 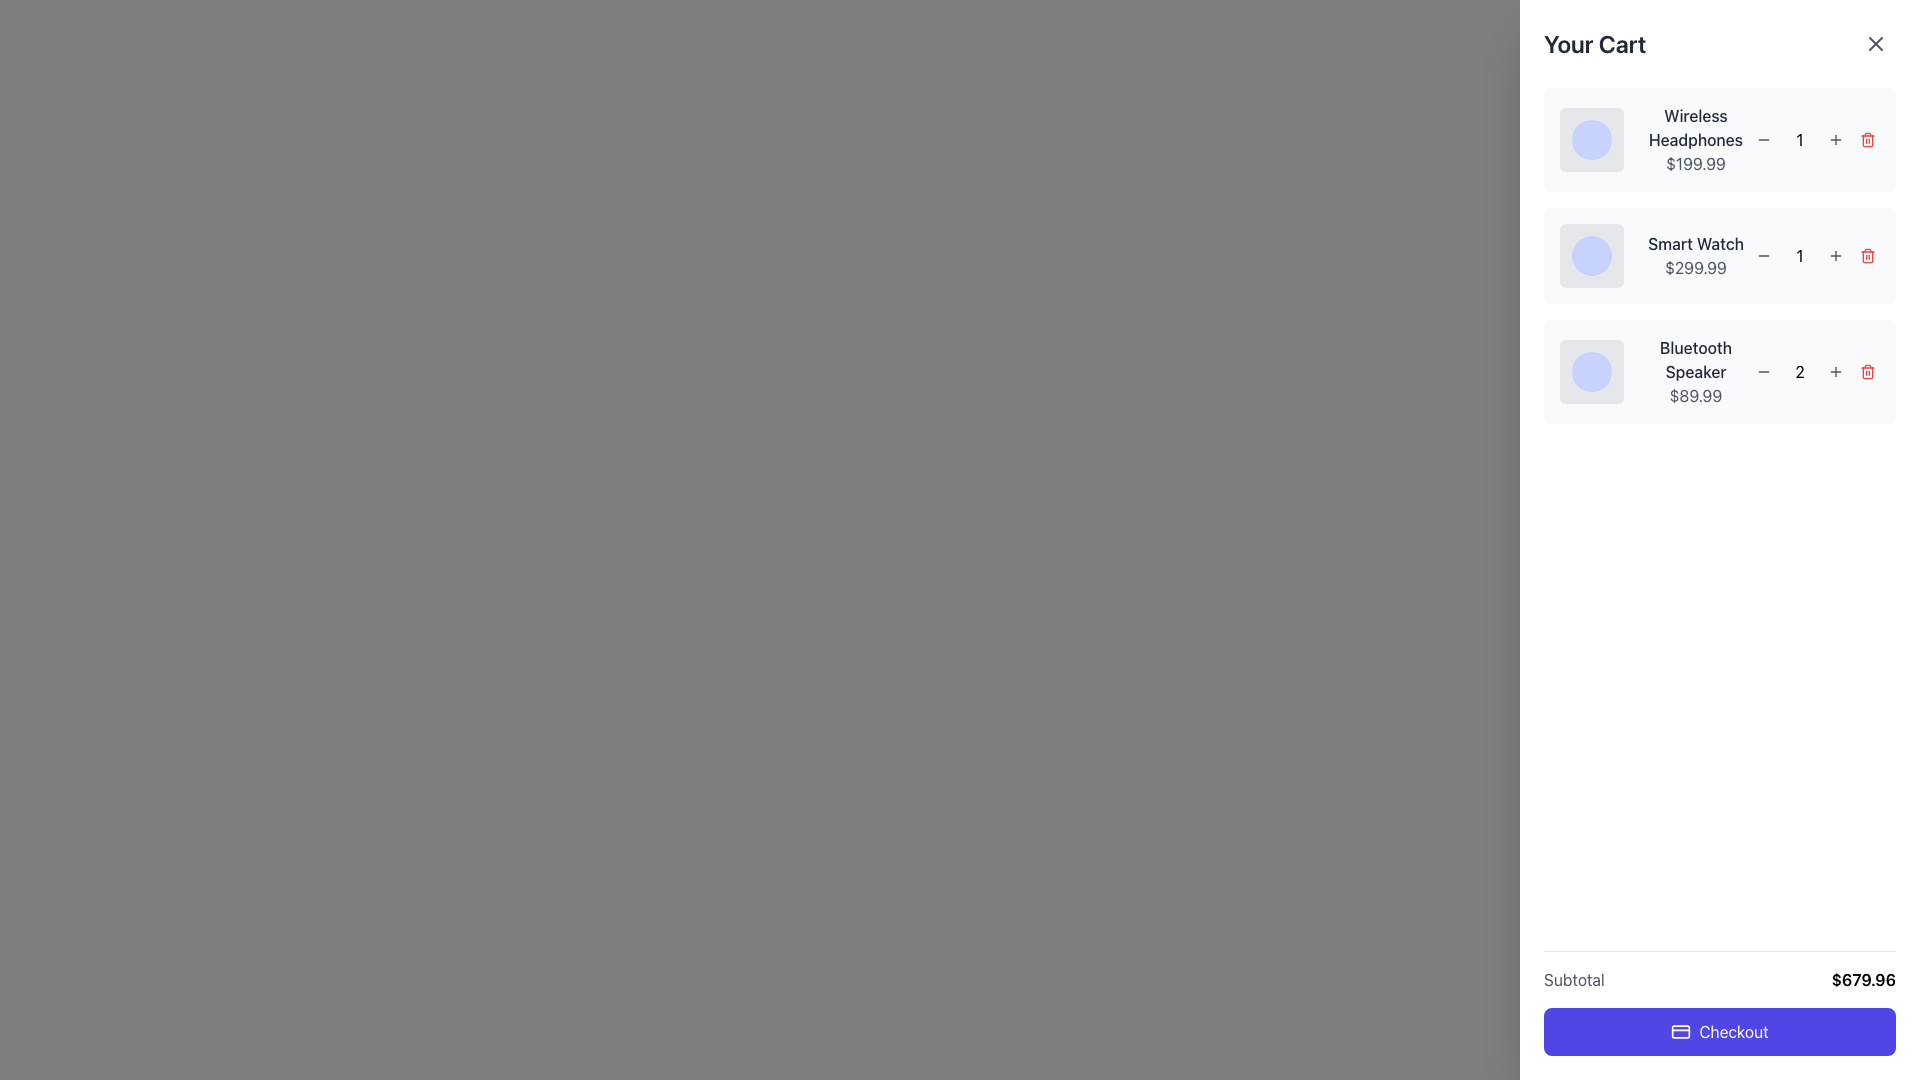 What do you see at coordinates (1866, 138) in the screenshot?
I see `the circular red delete button with a trash can icon located at the top-right corner of the 'Your Cart' section` at bounding box center [1866, 138].